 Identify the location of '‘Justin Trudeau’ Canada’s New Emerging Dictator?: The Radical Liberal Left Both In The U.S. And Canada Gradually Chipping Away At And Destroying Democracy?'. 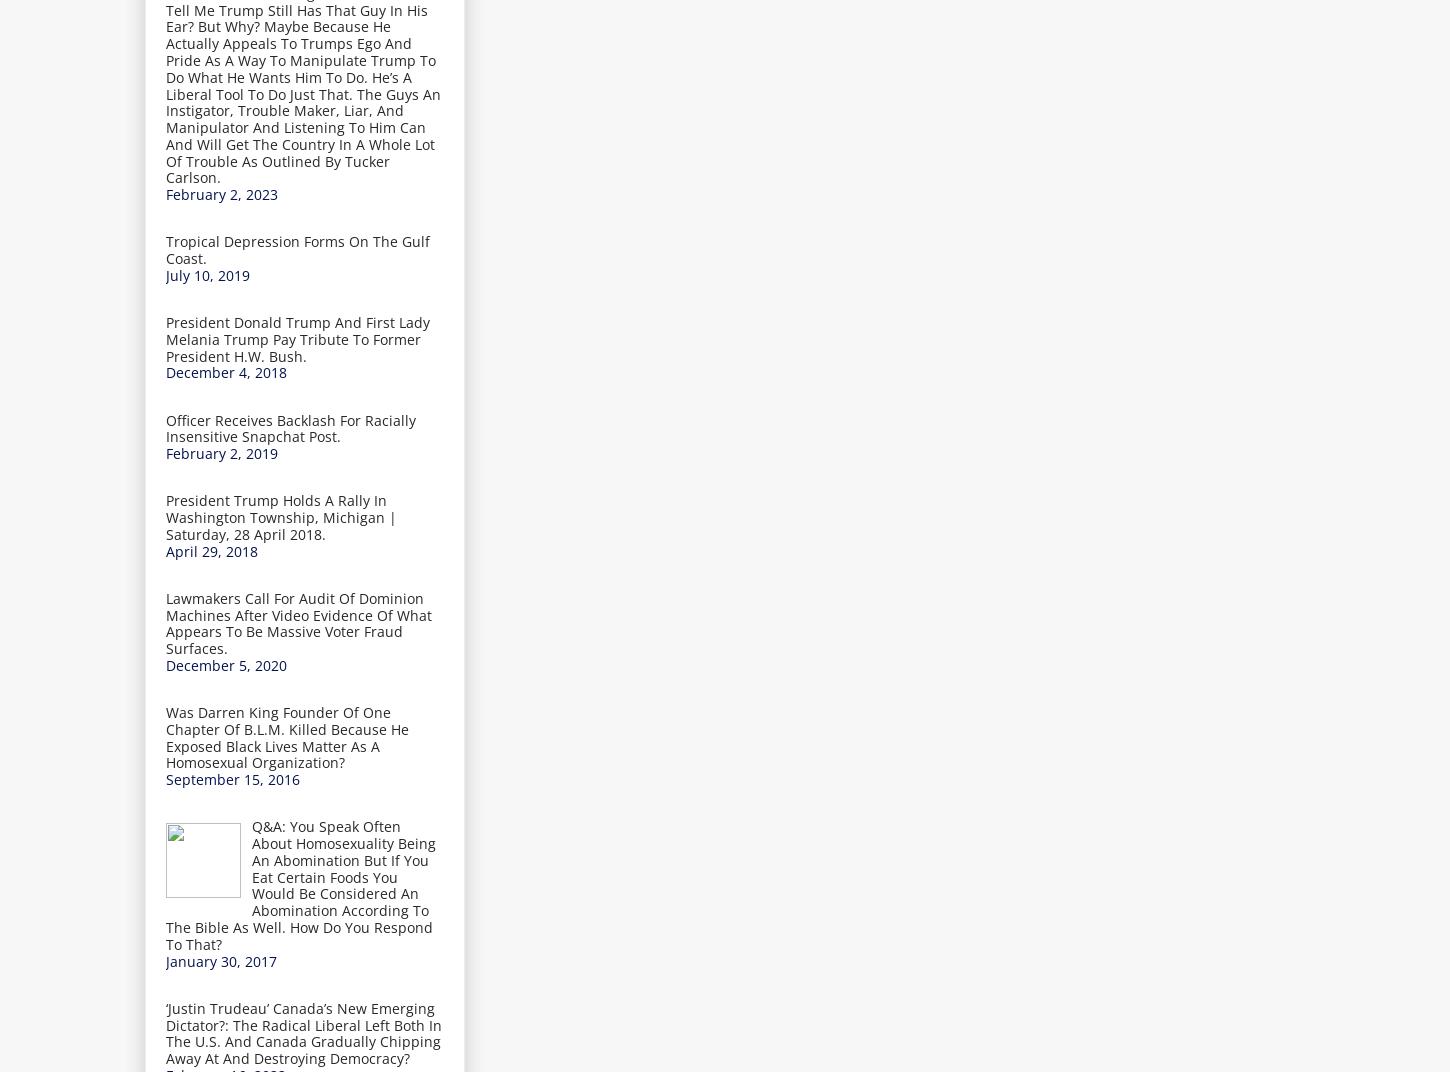
(304, 1032).